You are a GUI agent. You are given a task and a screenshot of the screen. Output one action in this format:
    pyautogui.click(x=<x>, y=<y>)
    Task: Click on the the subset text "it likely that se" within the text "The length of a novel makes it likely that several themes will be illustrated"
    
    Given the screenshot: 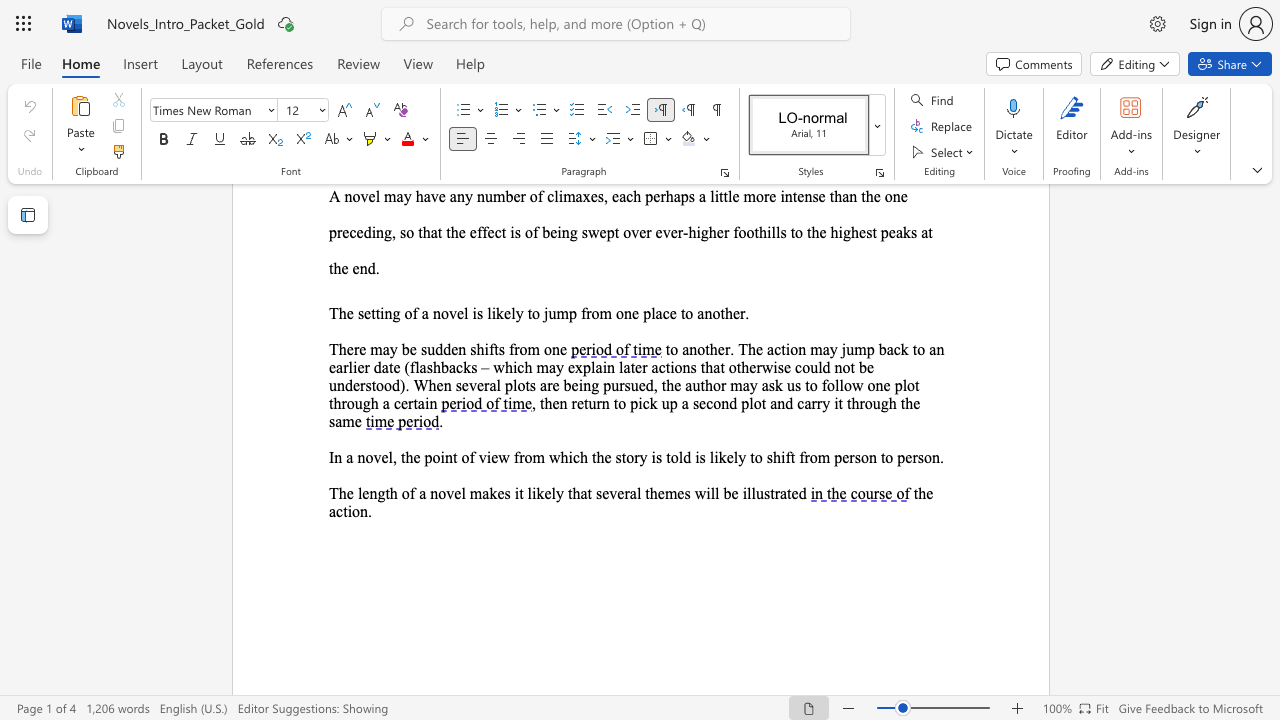 What is the action you would take?
    pyautogui.click(x=514, y=493)
    